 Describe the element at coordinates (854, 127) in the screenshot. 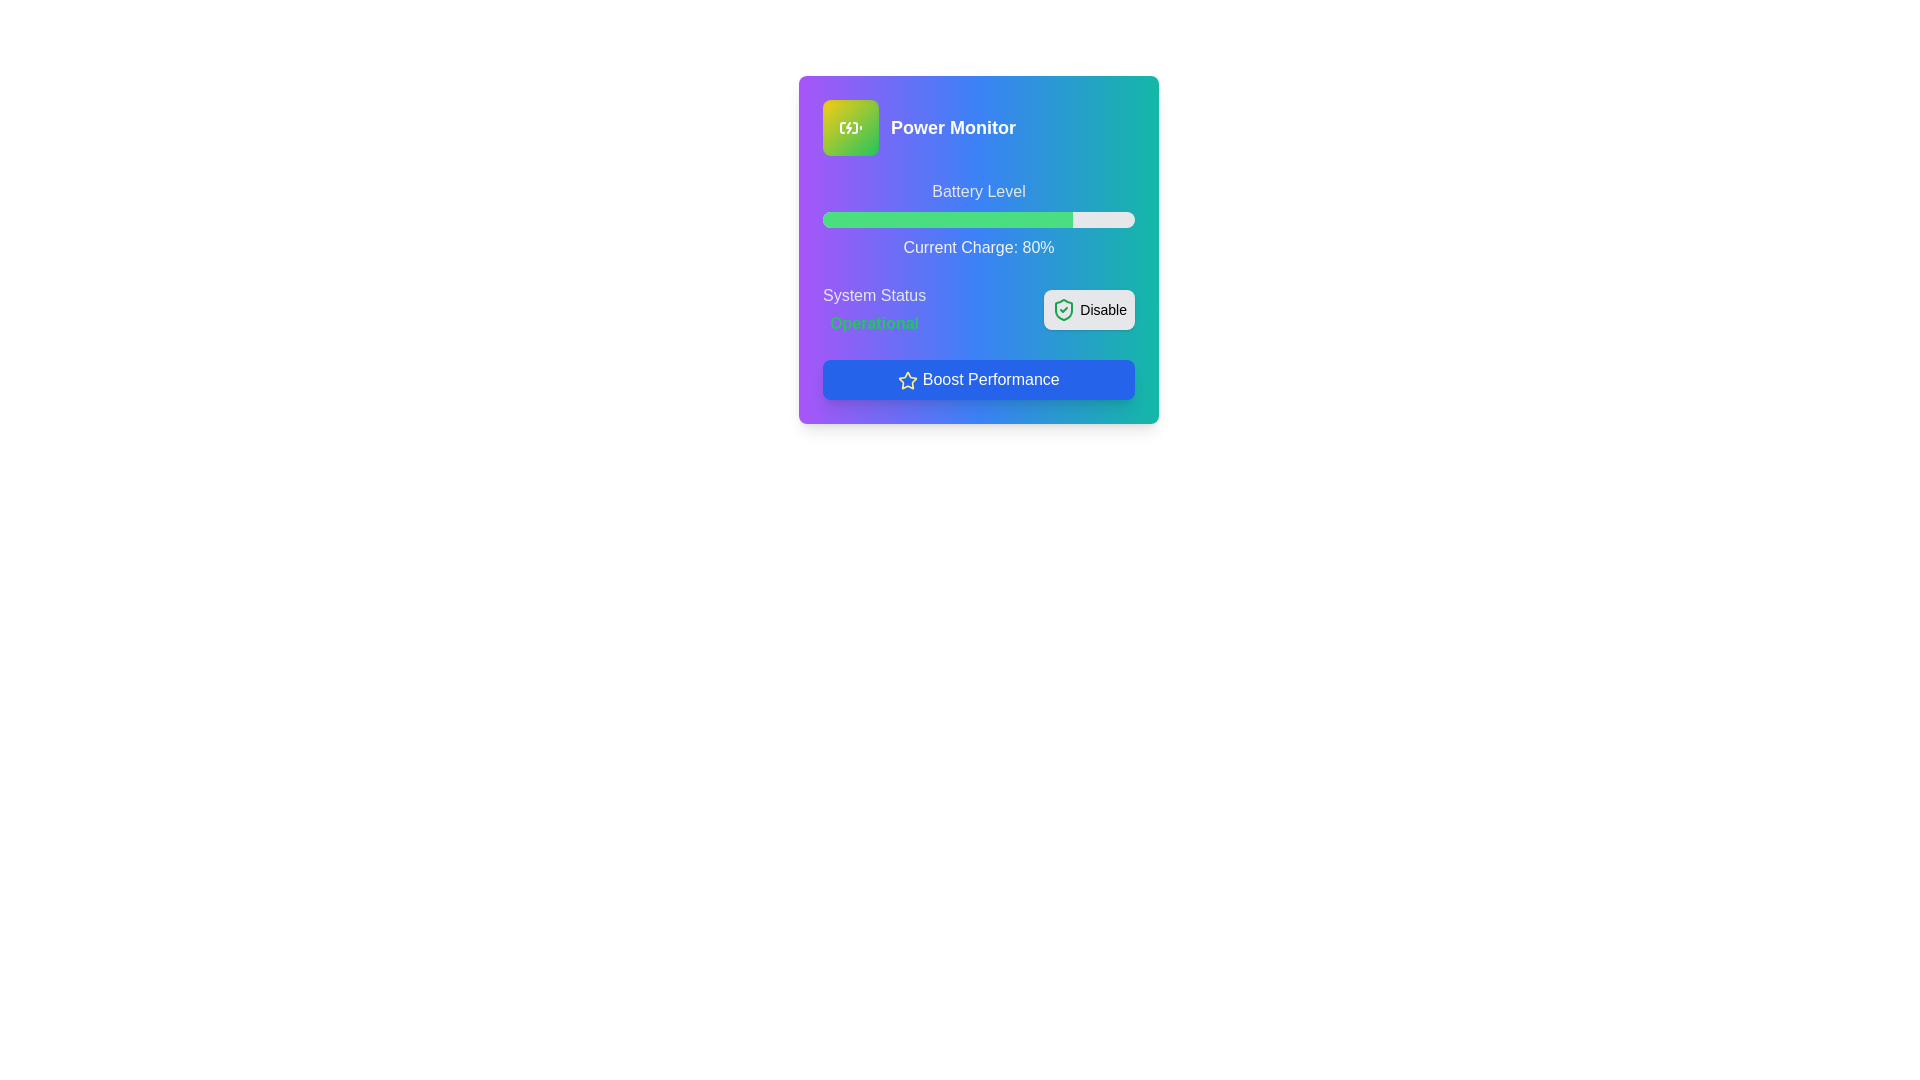

I see `the graphical component representing a section of the battery icon in the 'Power Monitor' interface, located on the right side of the icon's outline` at that location.